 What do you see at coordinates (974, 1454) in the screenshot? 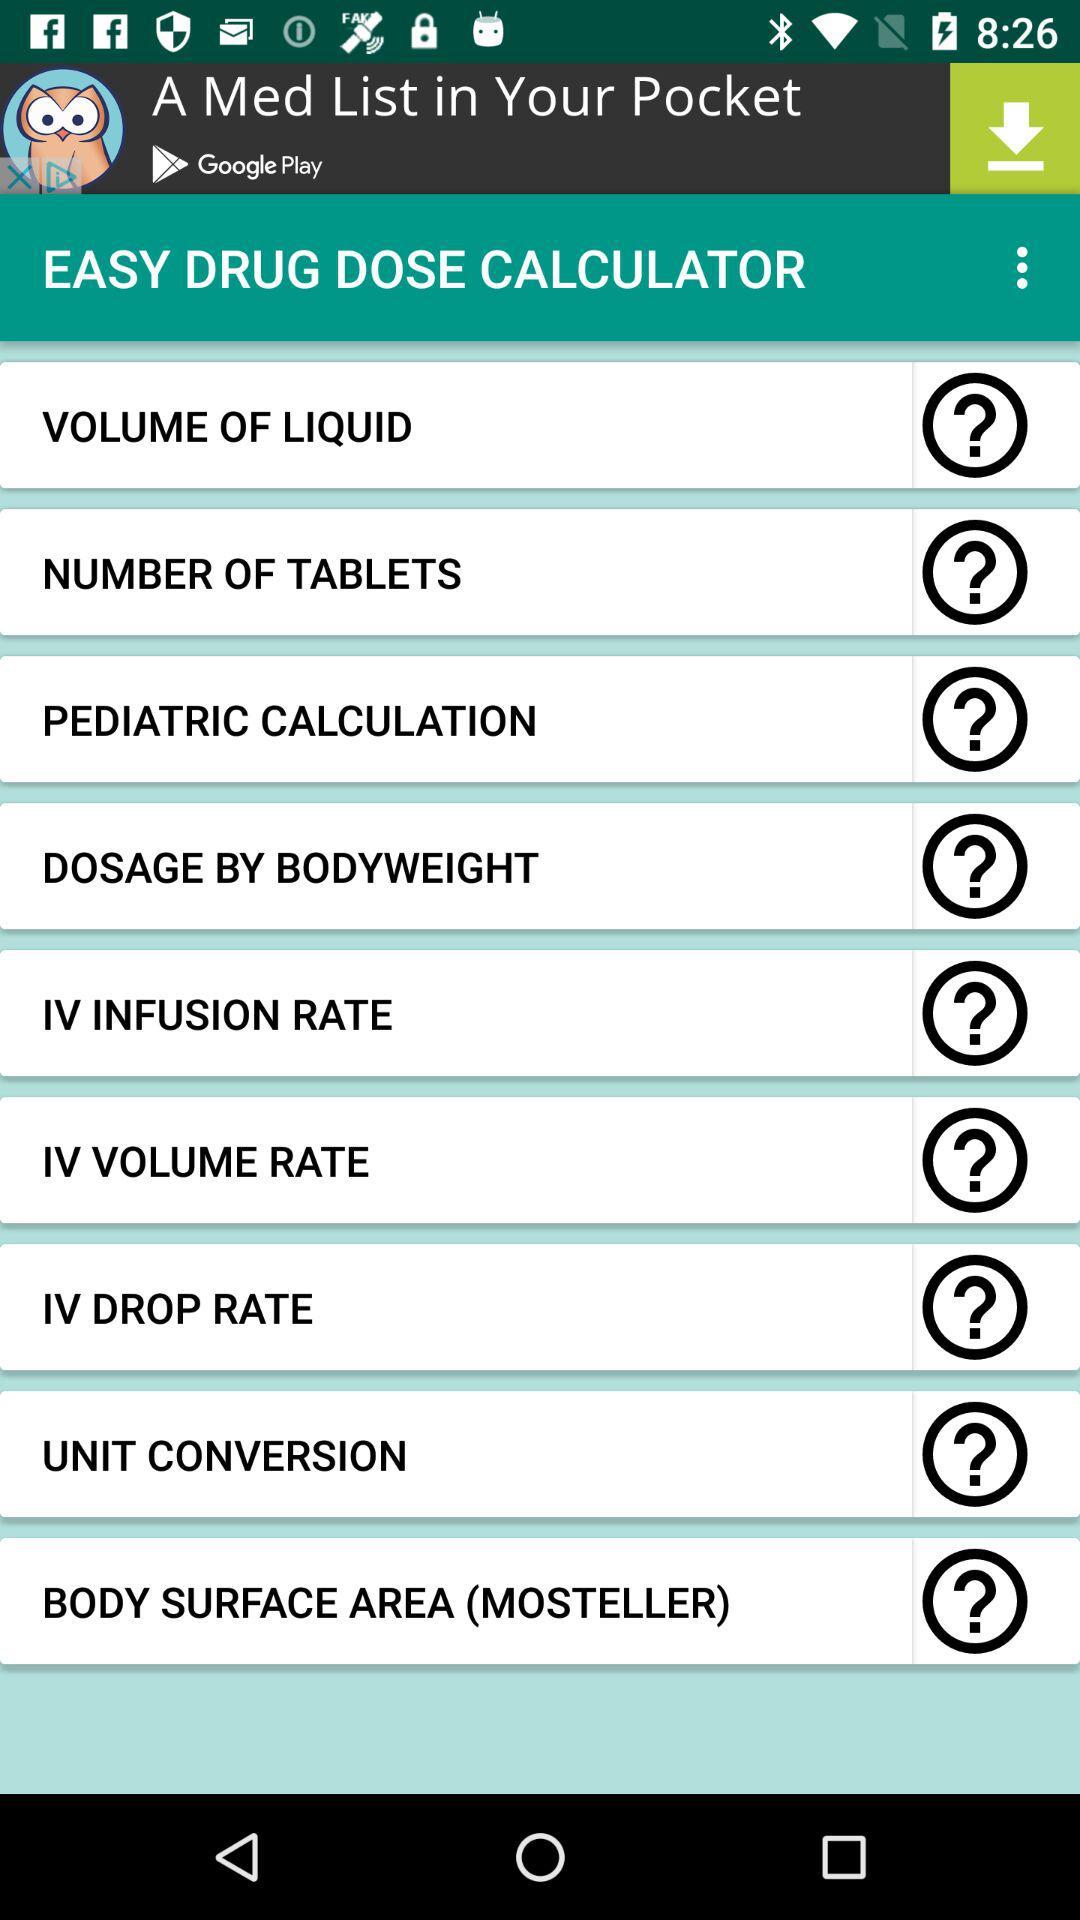
I see `details of unit conversion` at bounding box center [974, 1454].